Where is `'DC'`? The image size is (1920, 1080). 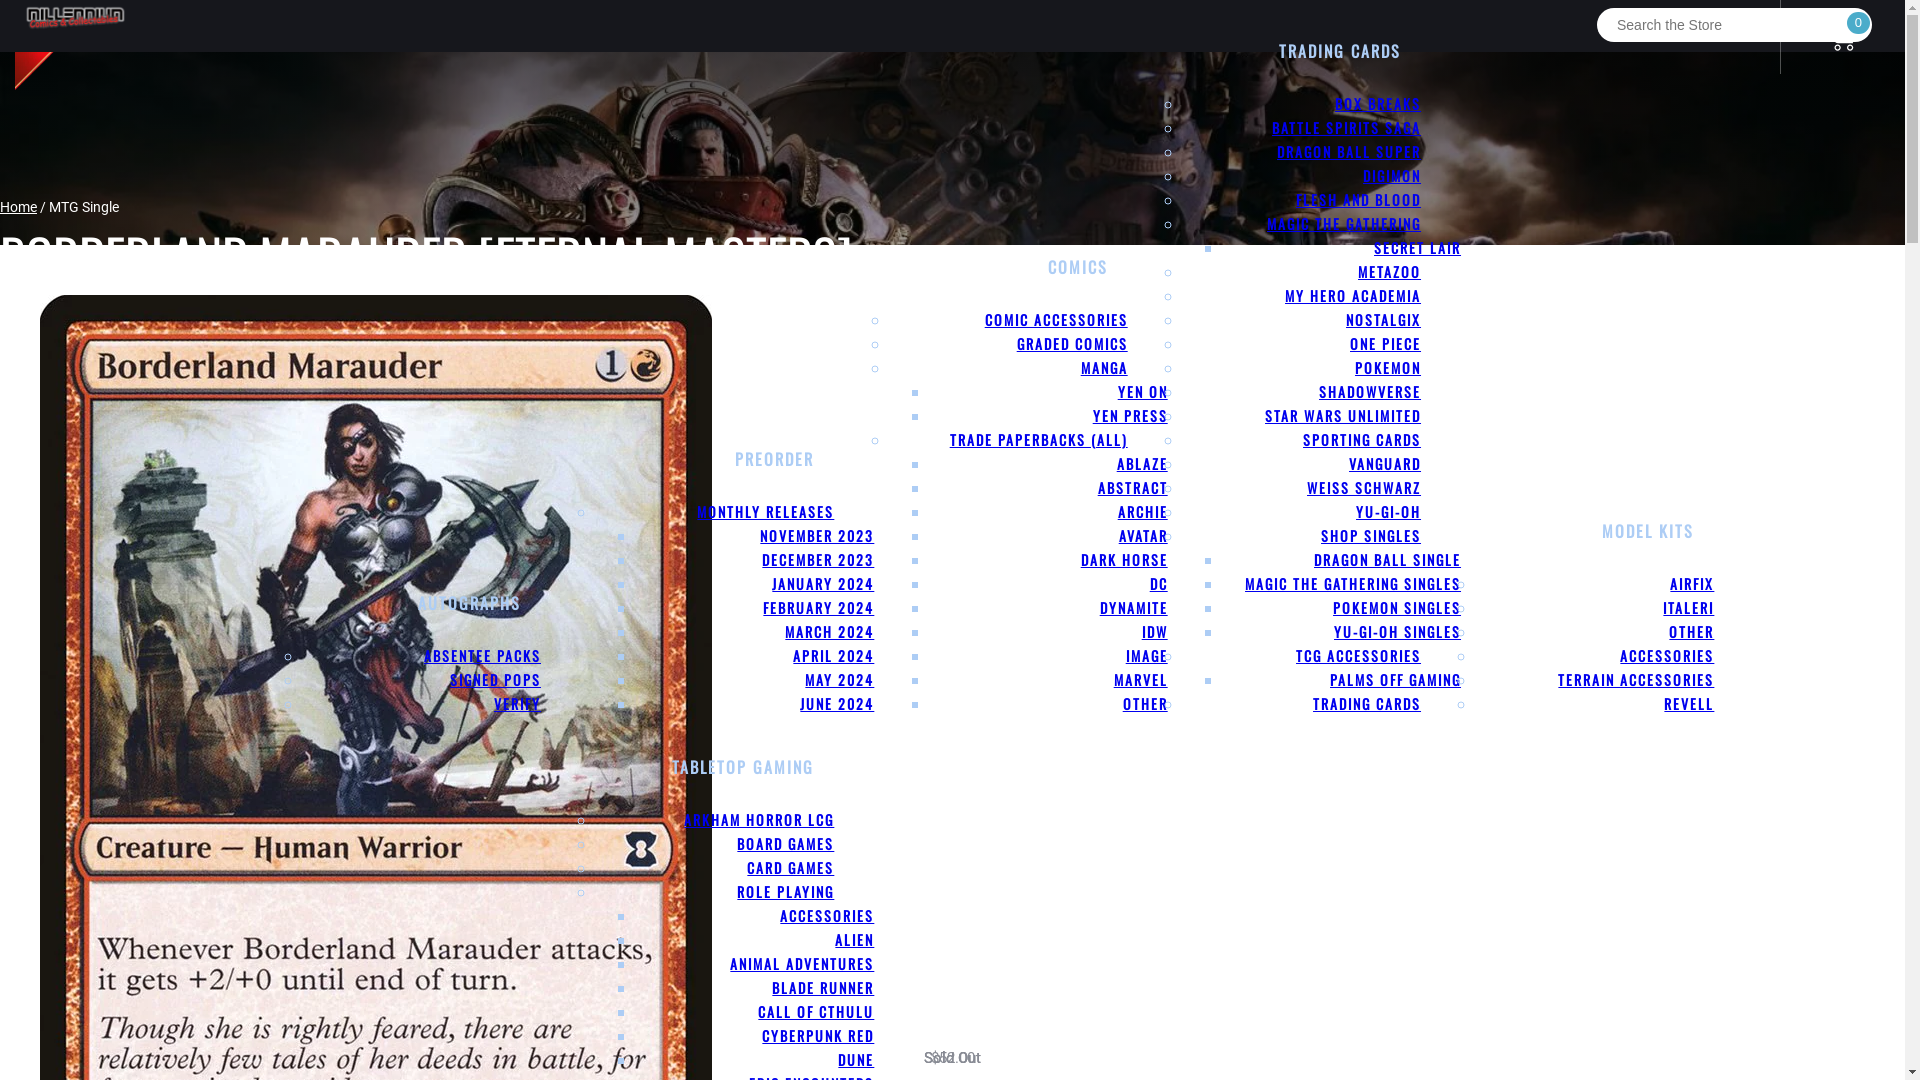 'DC' is located at coordinates (1158, 583).